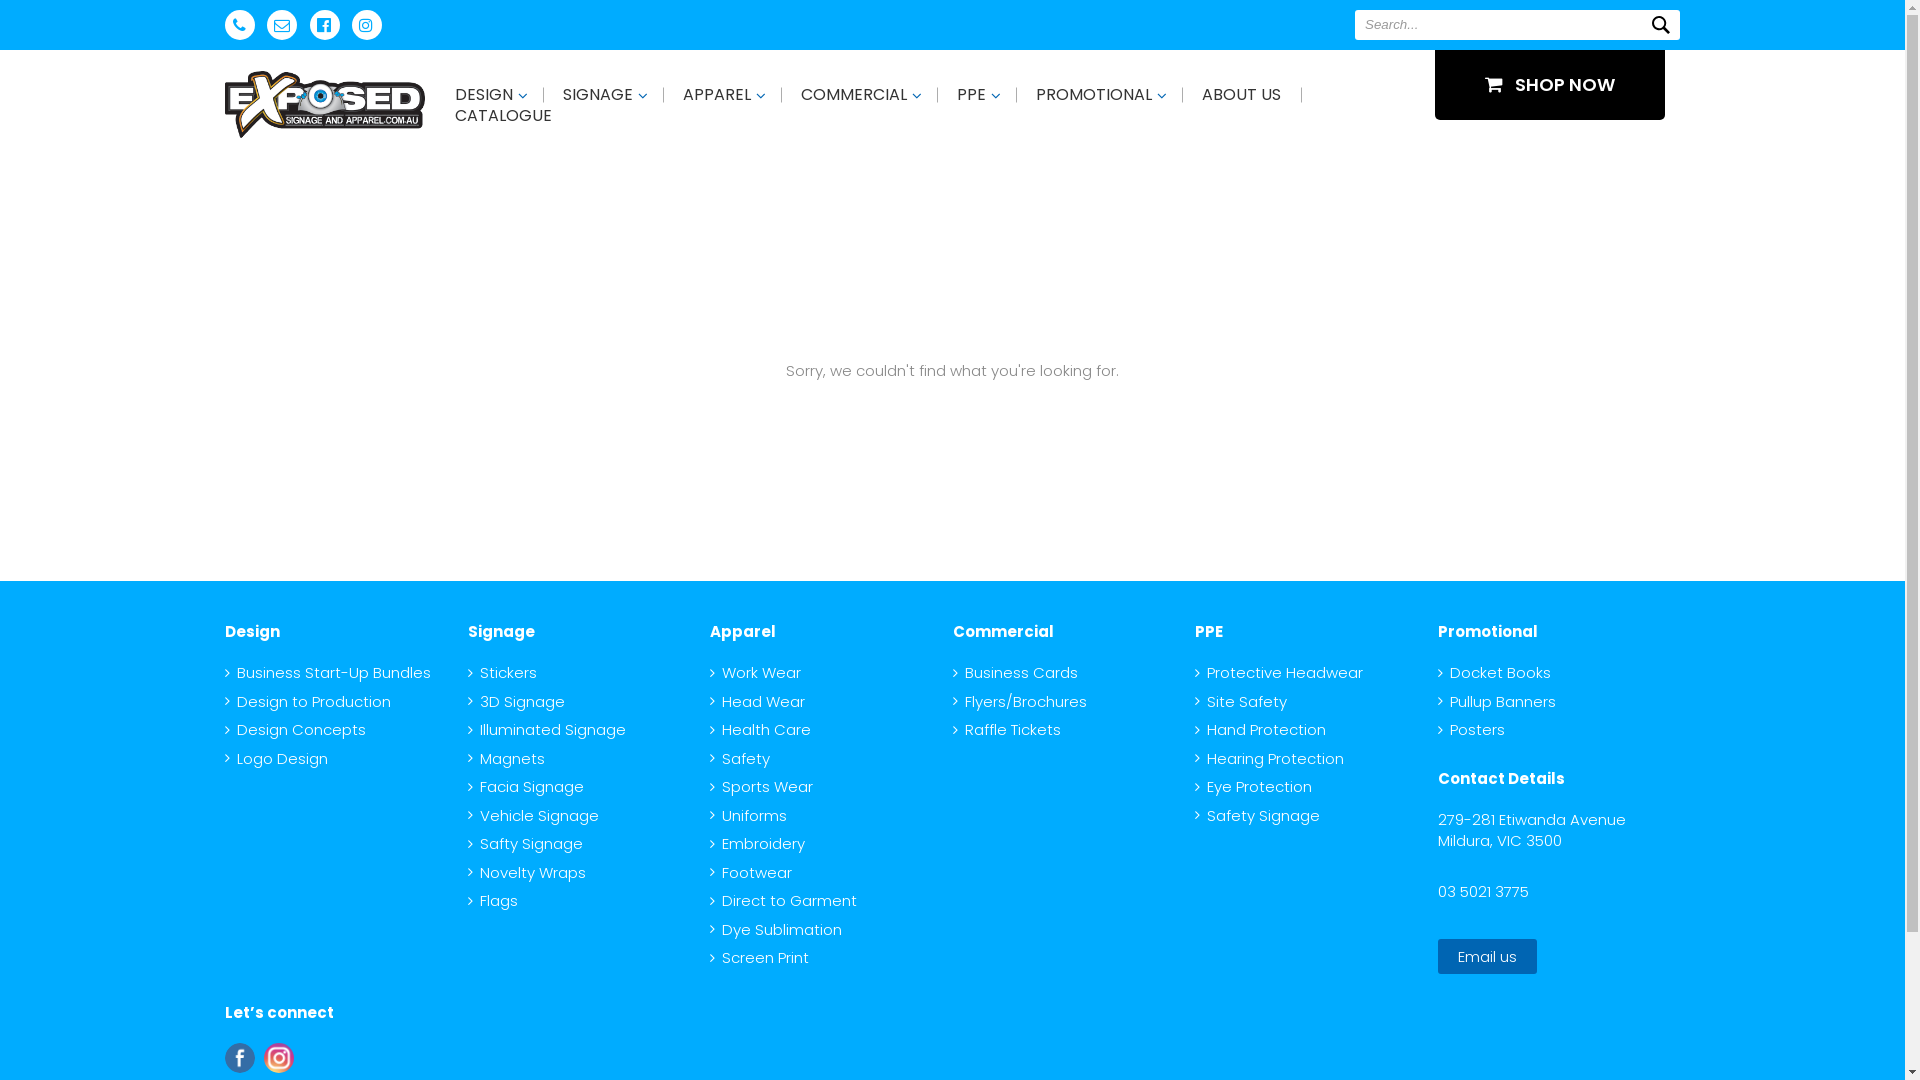 This screenshot has height=1080, width=1920. What do you see at coordinates (1488, 631) in the screenshot?
I see `'Promotional'` at bounding box center [1488, 631].